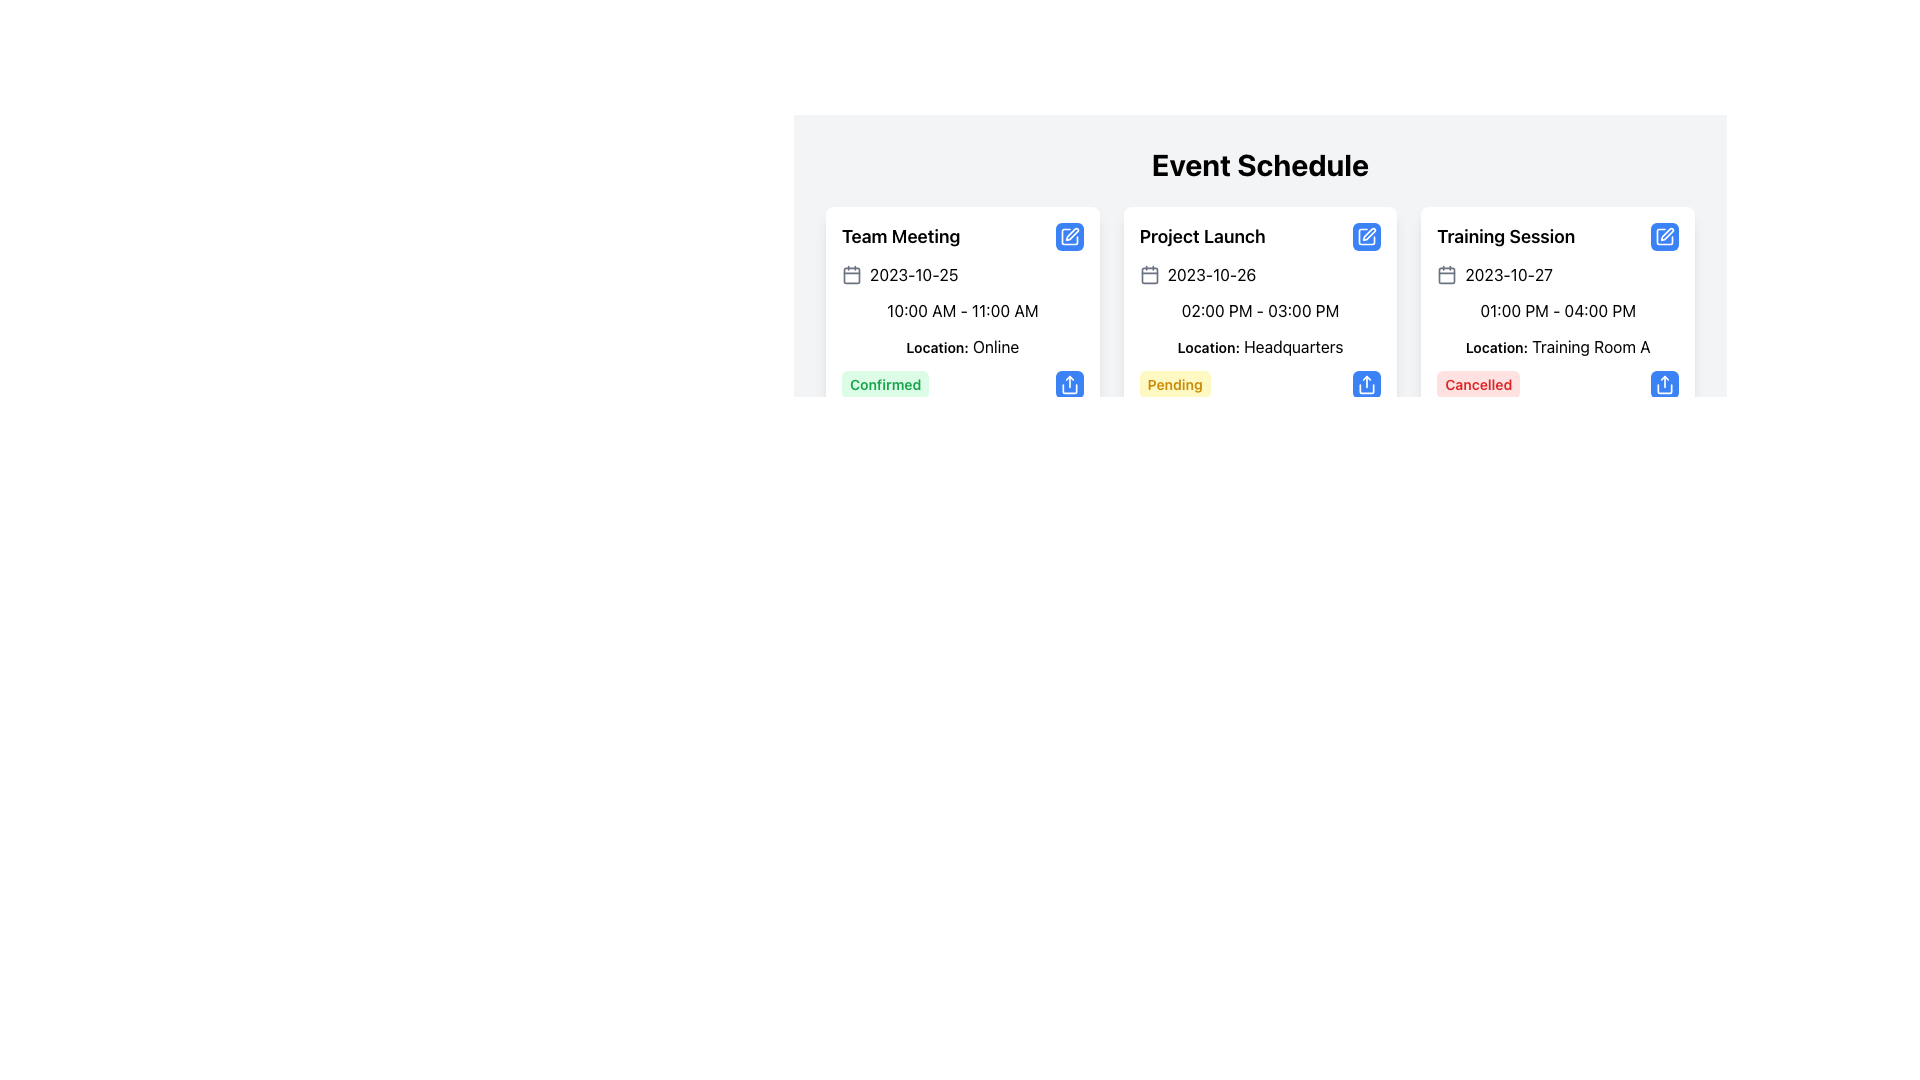 Image resolution: width=1920 pixels, height=1080 pixels. Describe the element at coordinates (1506, 235) in the screenshot. I see `the 'Training Session' title text label located at the top center of the event card` at that location.